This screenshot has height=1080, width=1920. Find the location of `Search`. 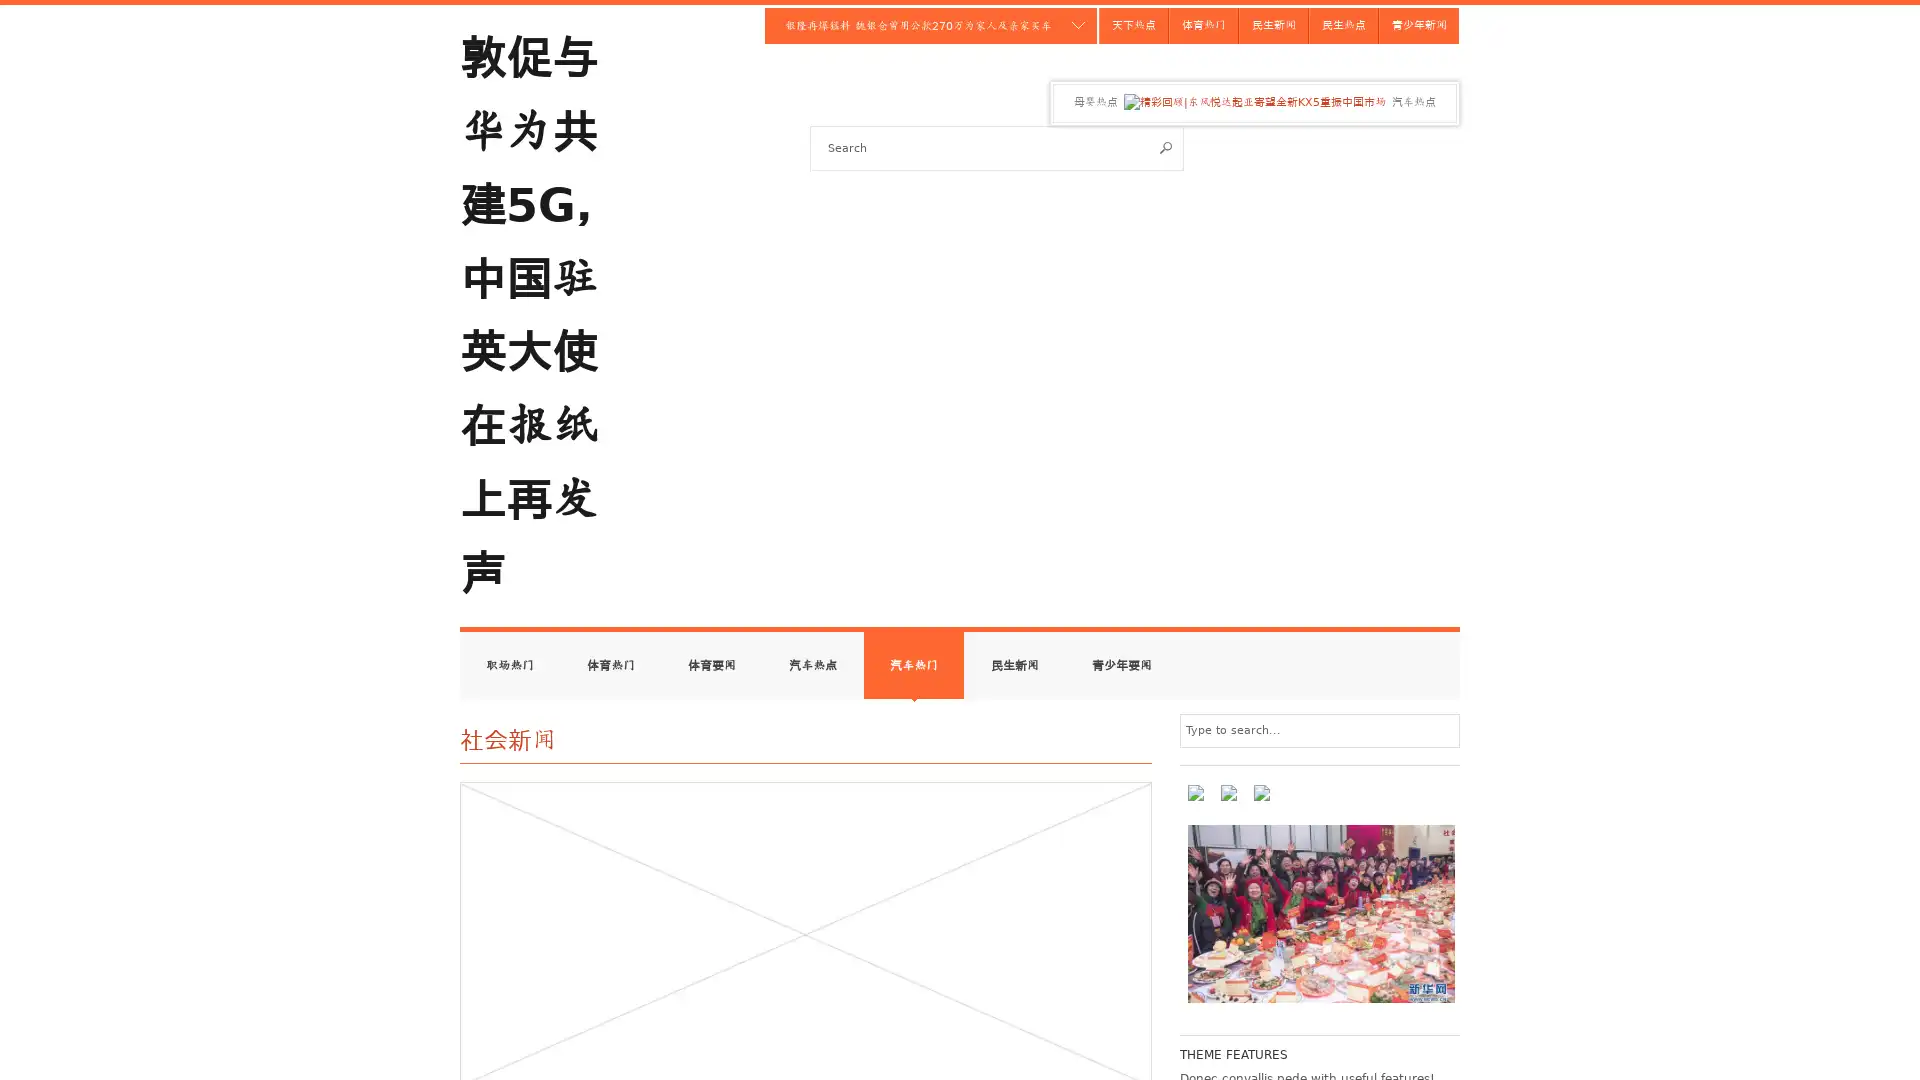

Search is located at coordinates (1166, 146).